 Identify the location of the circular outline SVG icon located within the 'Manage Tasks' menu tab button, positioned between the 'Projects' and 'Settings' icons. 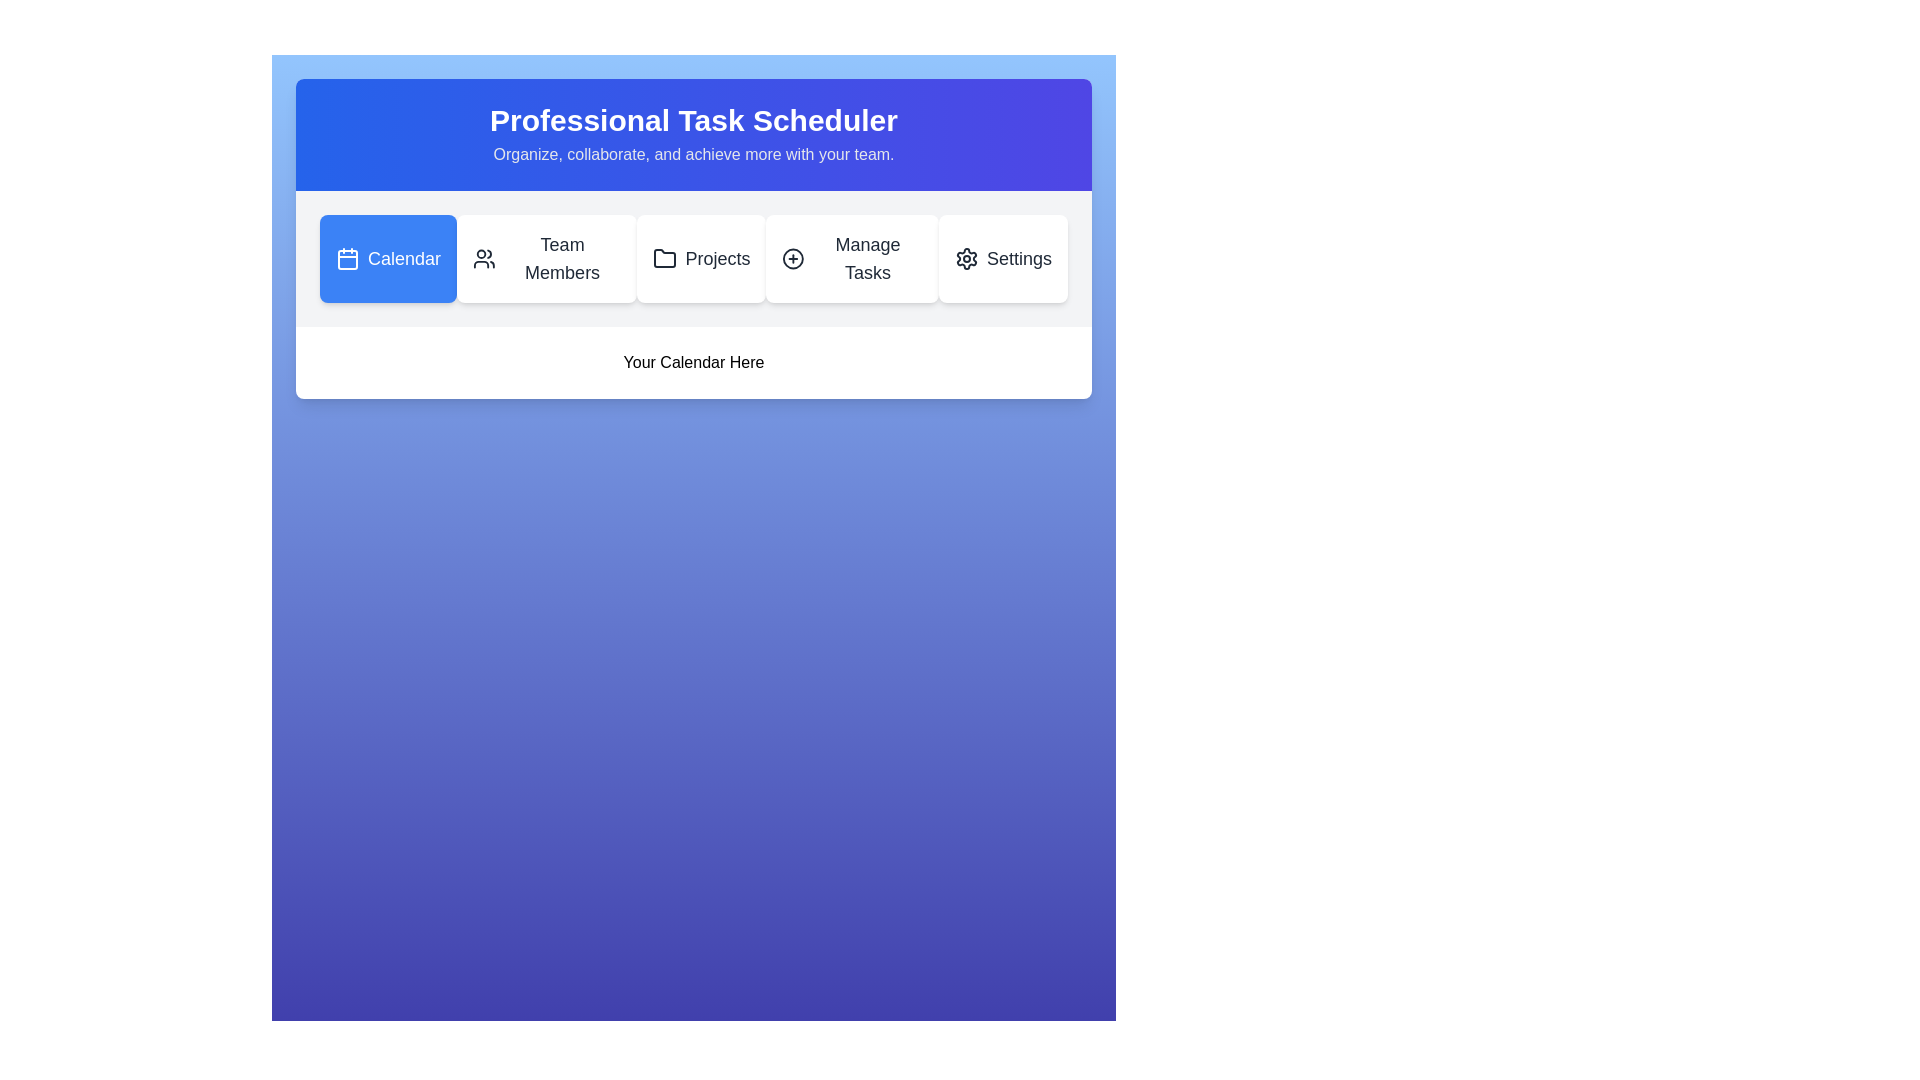
(792, 257).